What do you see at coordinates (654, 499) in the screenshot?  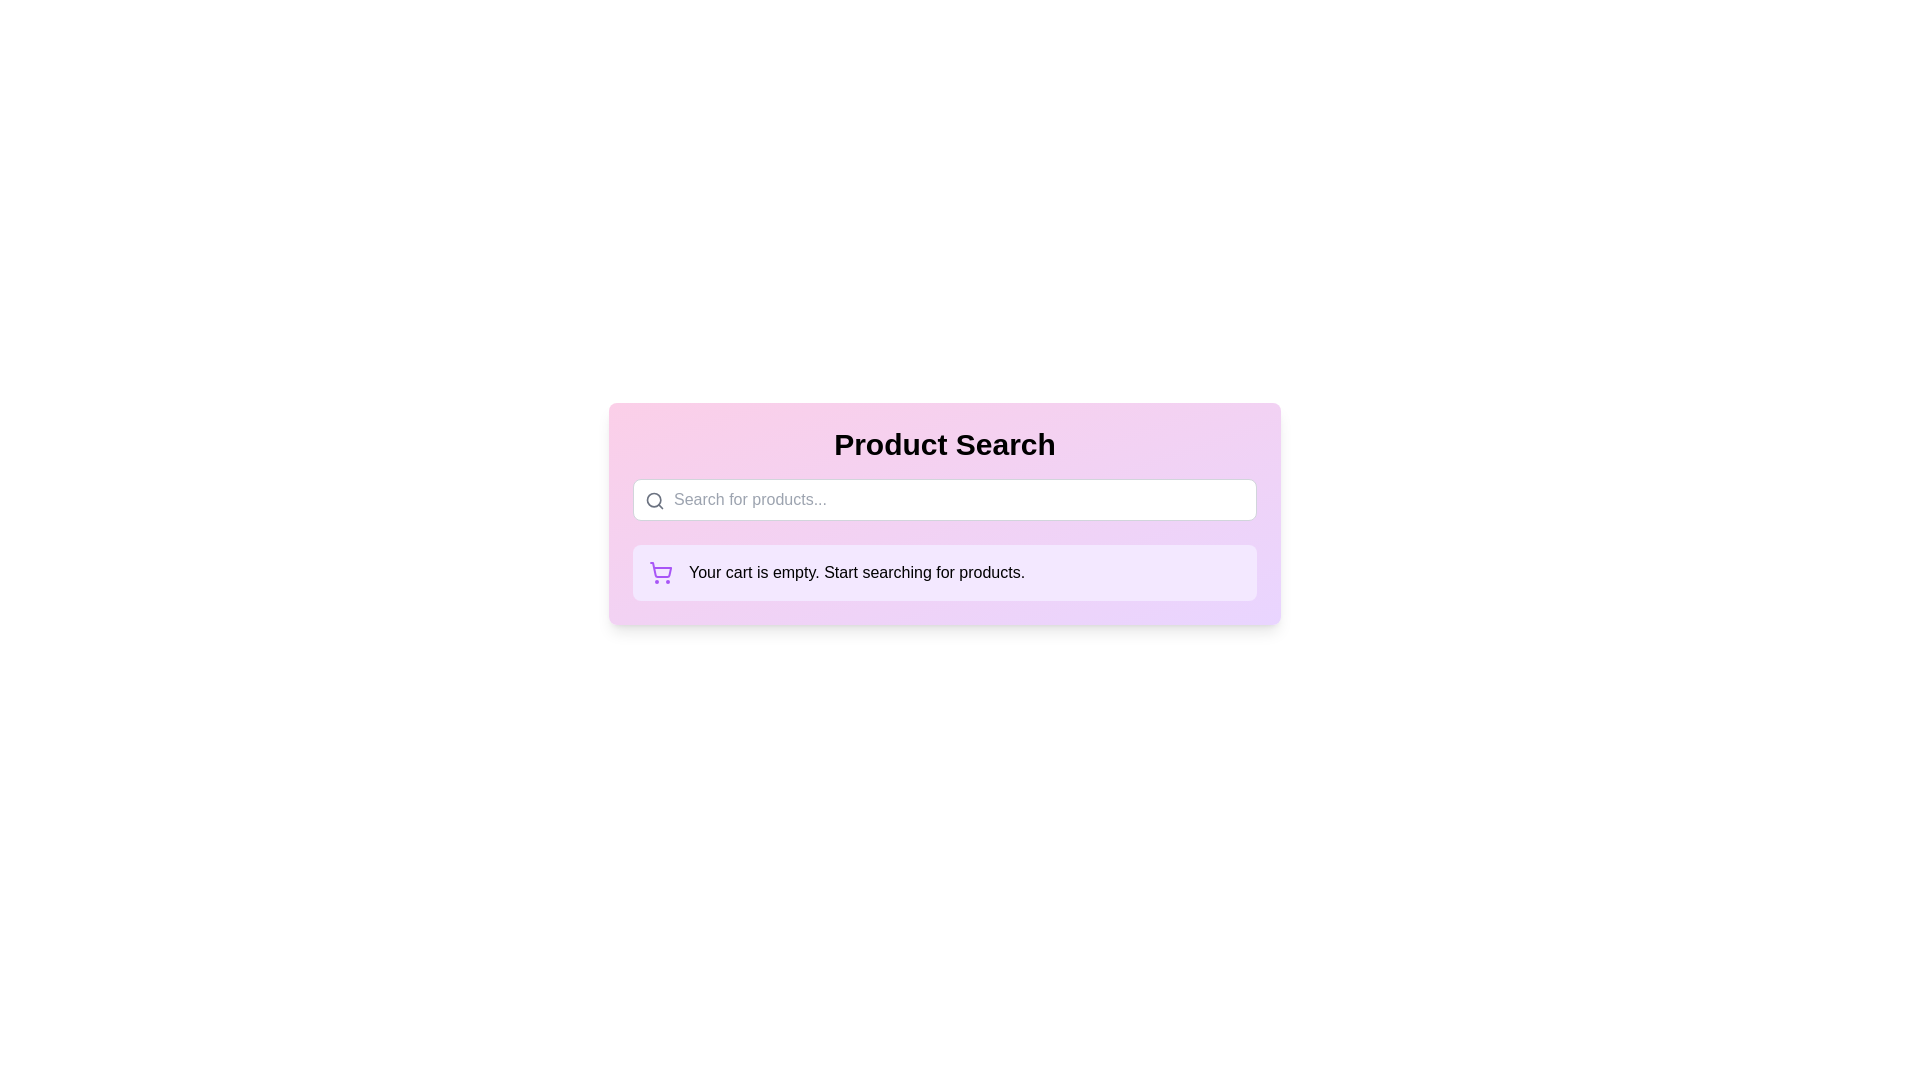 I see `the SVG Circle element that represents the circular part of the search icon, which is located to the left side of the input field` at bounding box center [654, 499].